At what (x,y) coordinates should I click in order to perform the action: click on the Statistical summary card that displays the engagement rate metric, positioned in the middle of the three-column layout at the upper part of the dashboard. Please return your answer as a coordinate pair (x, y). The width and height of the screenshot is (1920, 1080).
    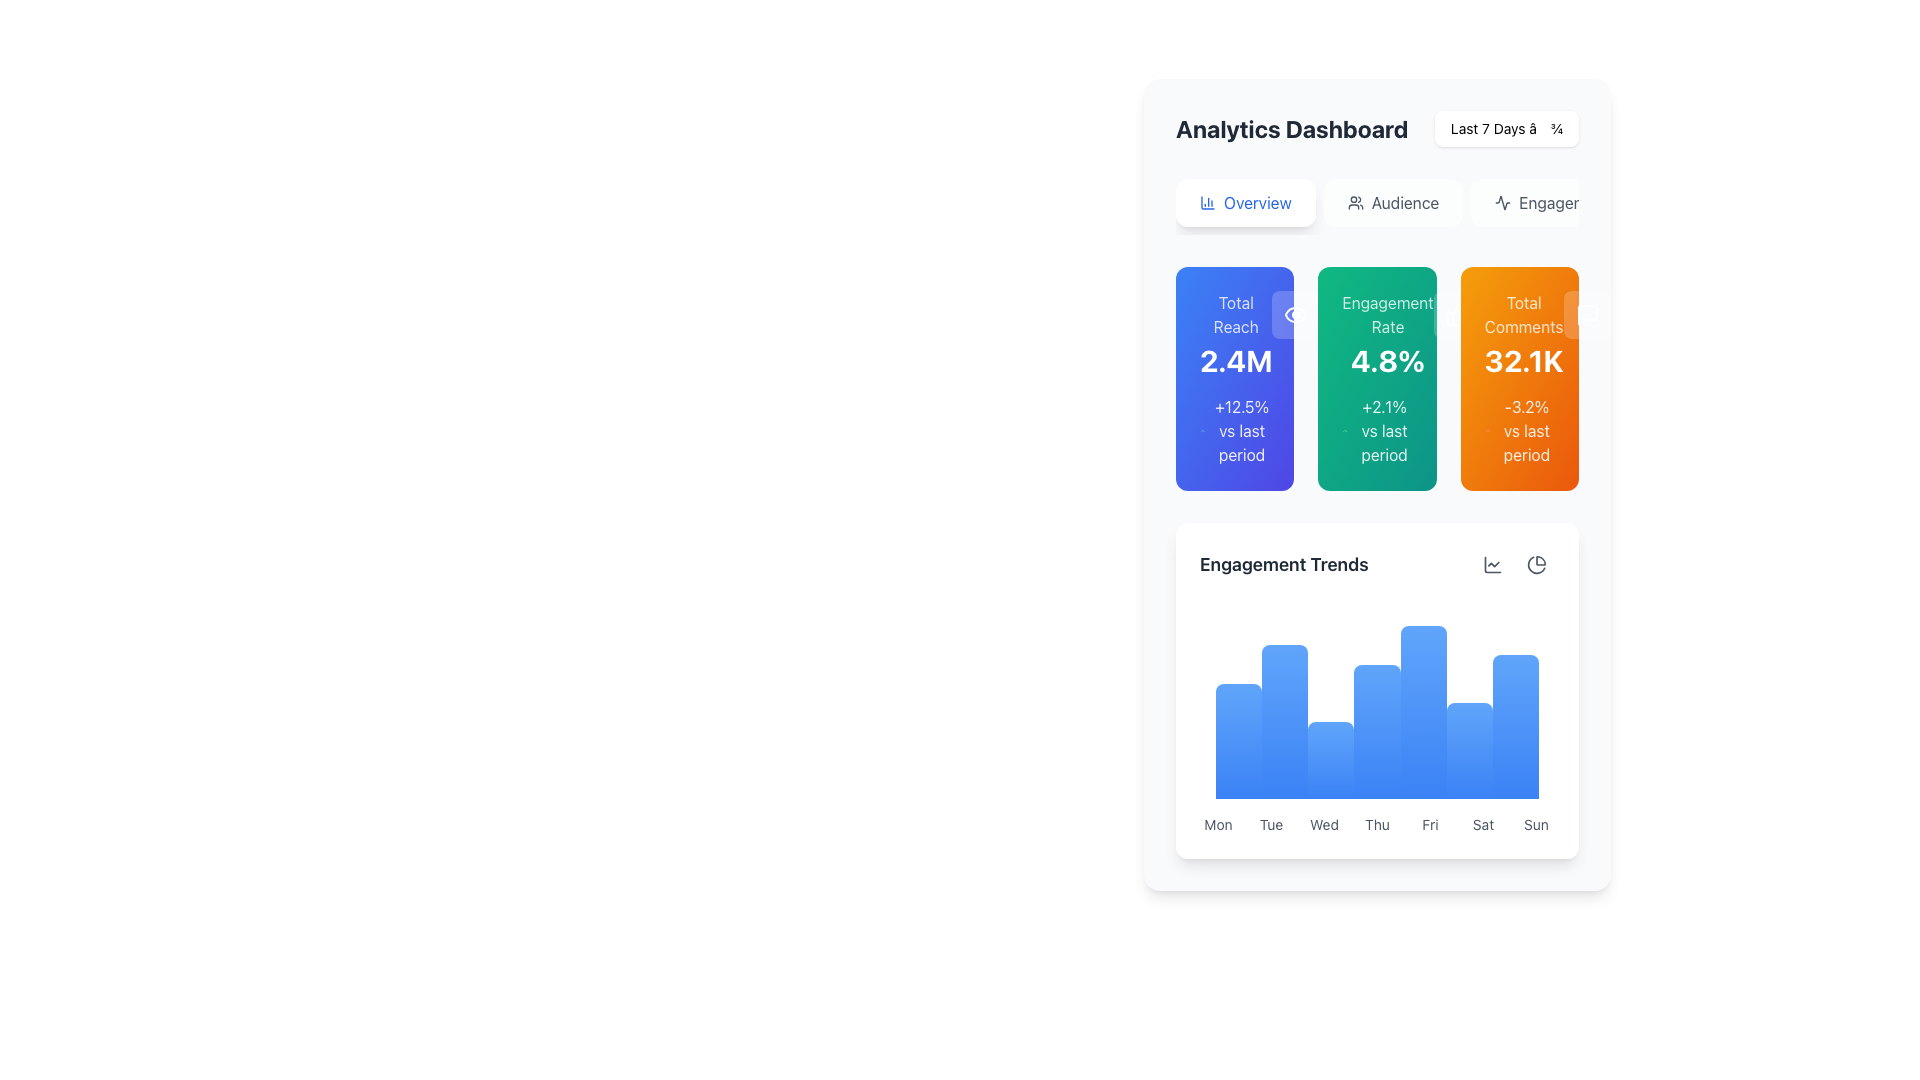
    Looking at the image, I should click on (1376, 378).